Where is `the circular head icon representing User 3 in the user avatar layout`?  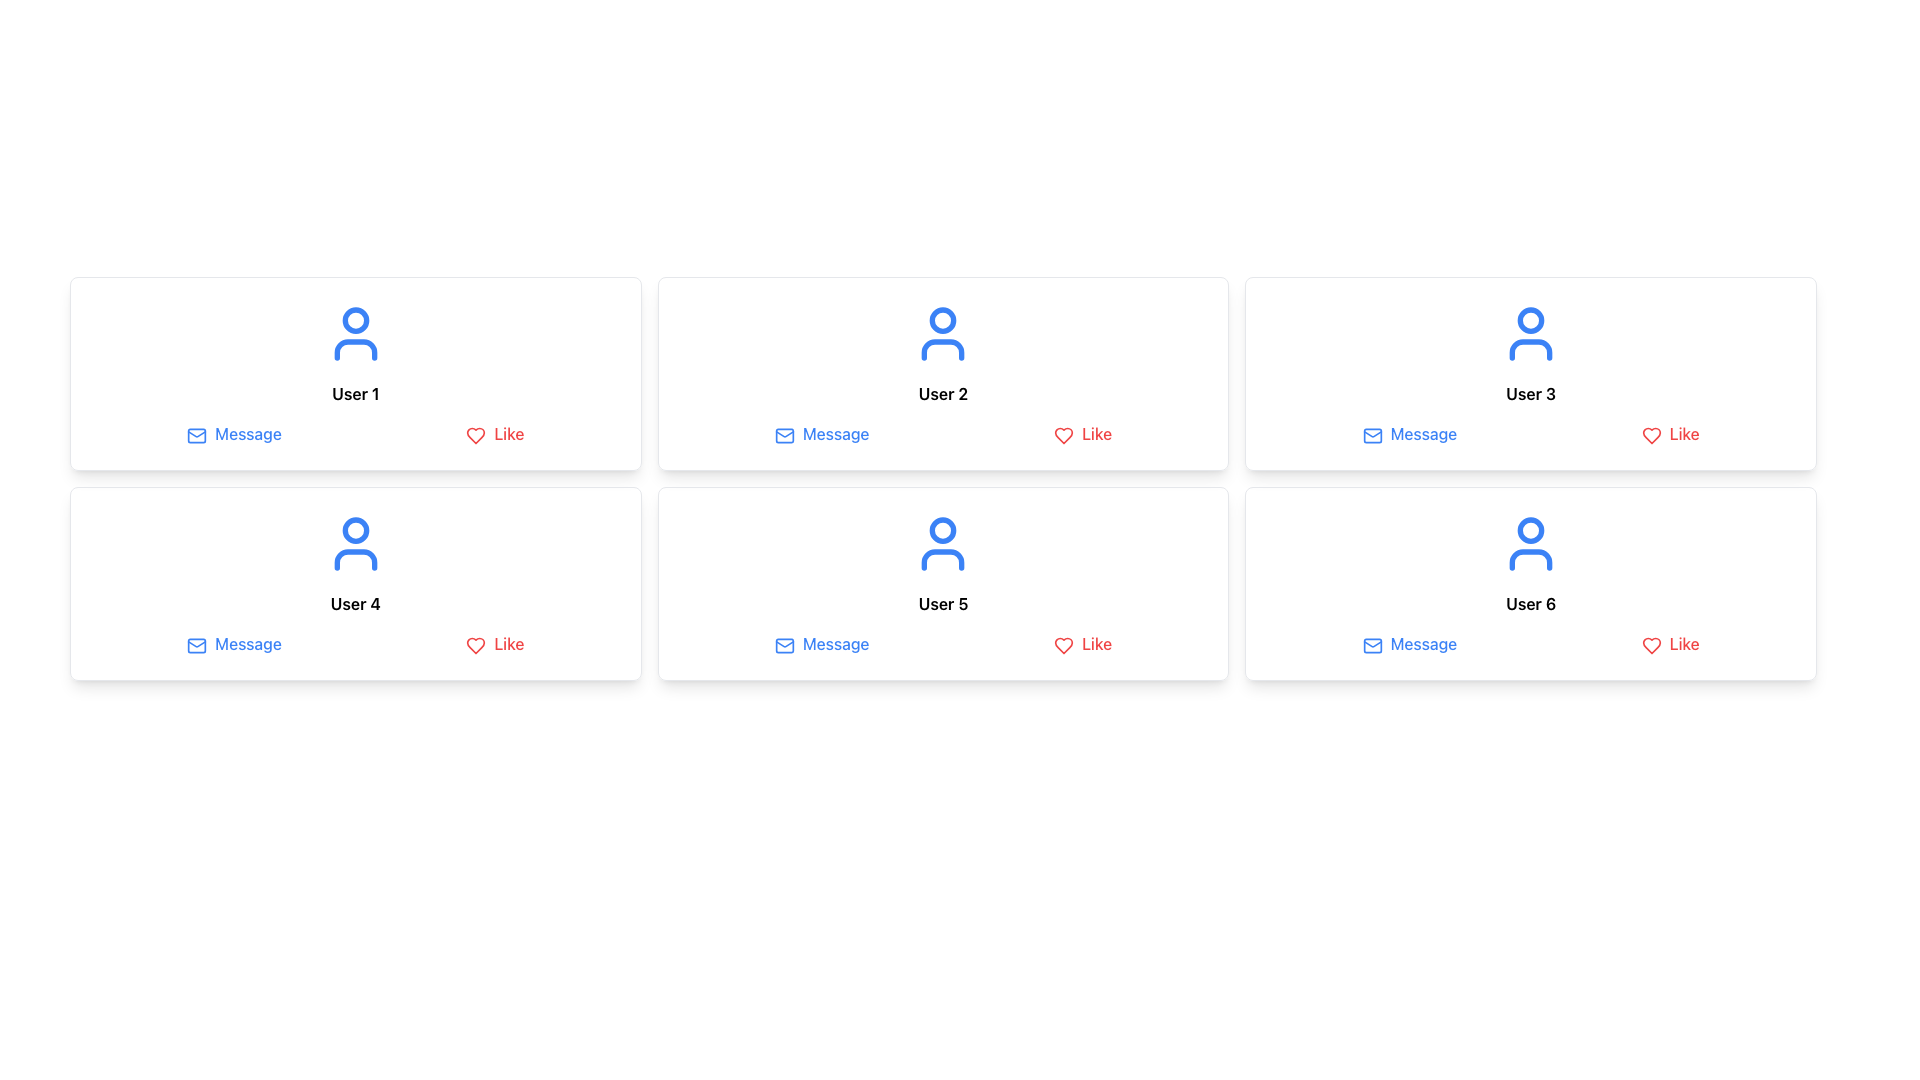
the circular head icon representing User 3 in the user avatar layout is located at coordinates (1530, 319).